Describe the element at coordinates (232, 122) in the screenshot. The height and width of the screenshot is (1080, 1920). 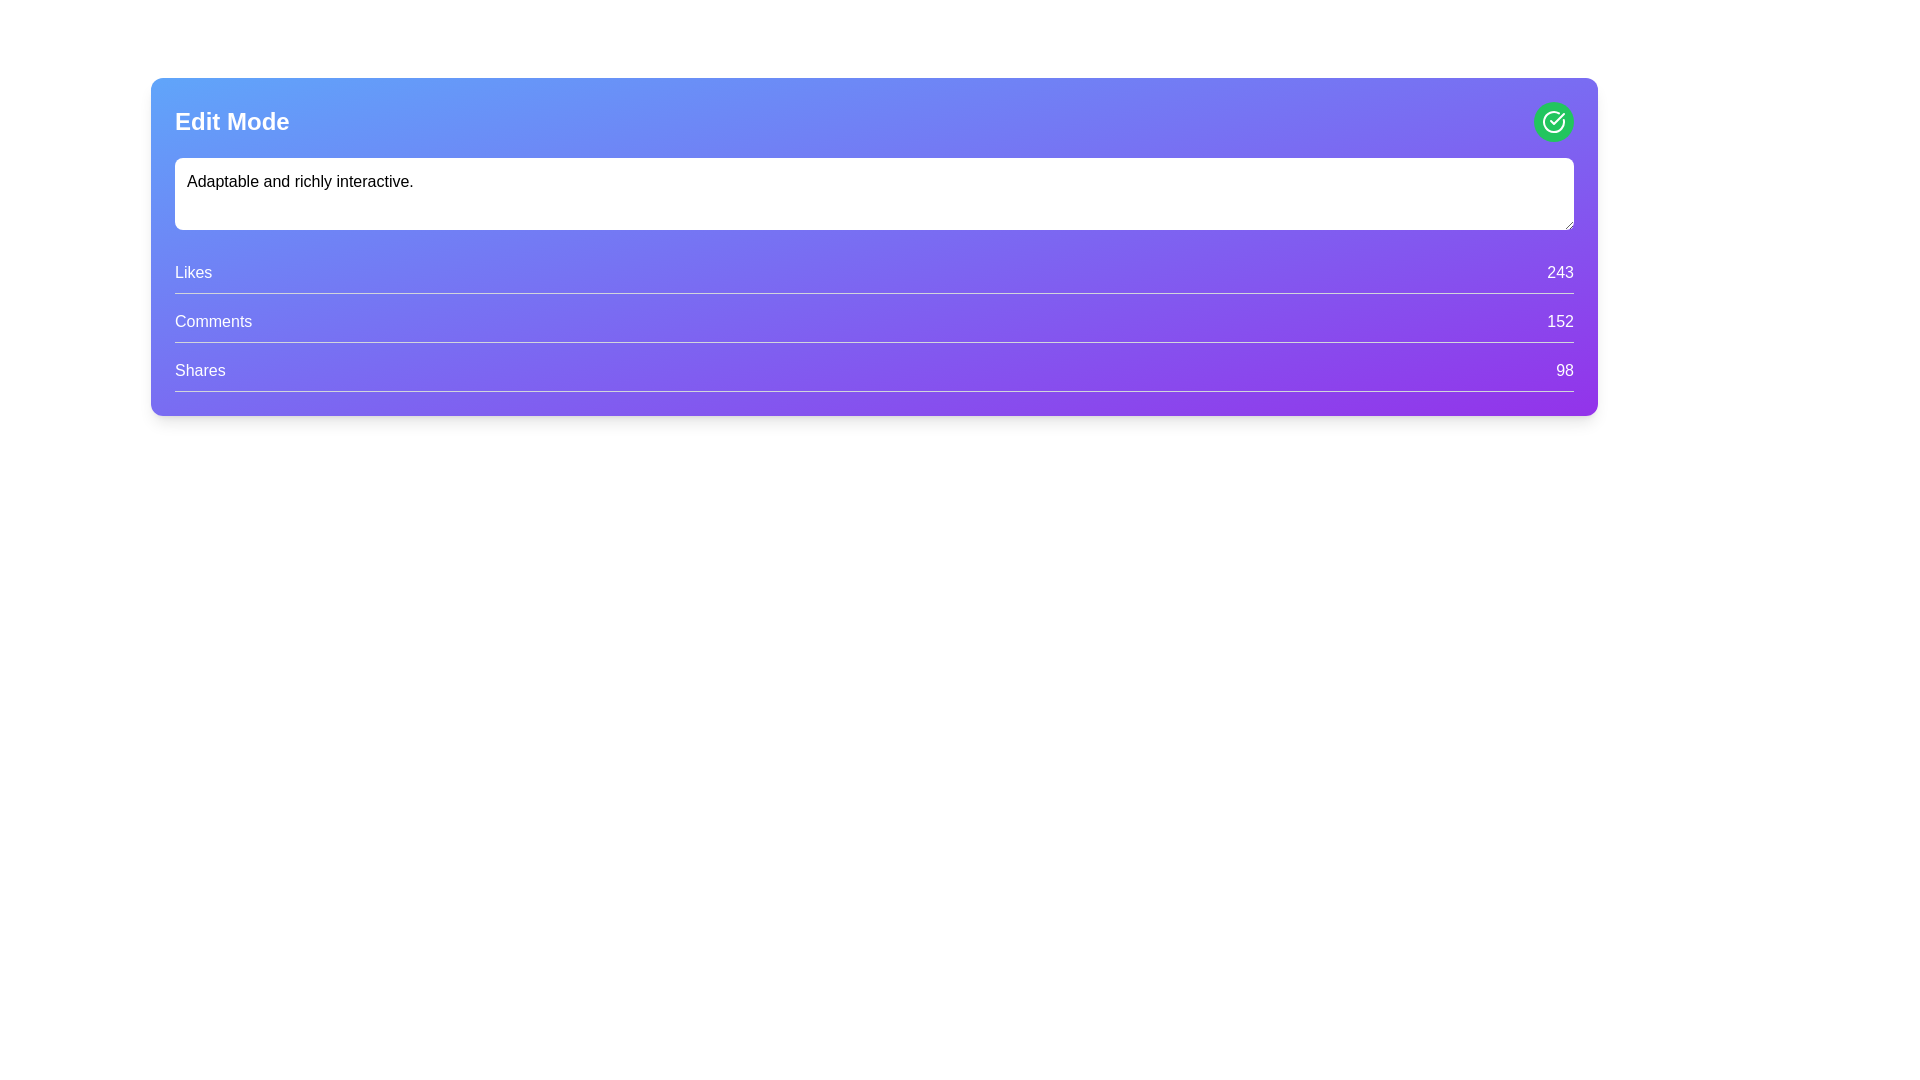
I see `the 'Edit Mode' text label, which is a bold and large font label at the beginning of a section with a gradient blue background` at that location.